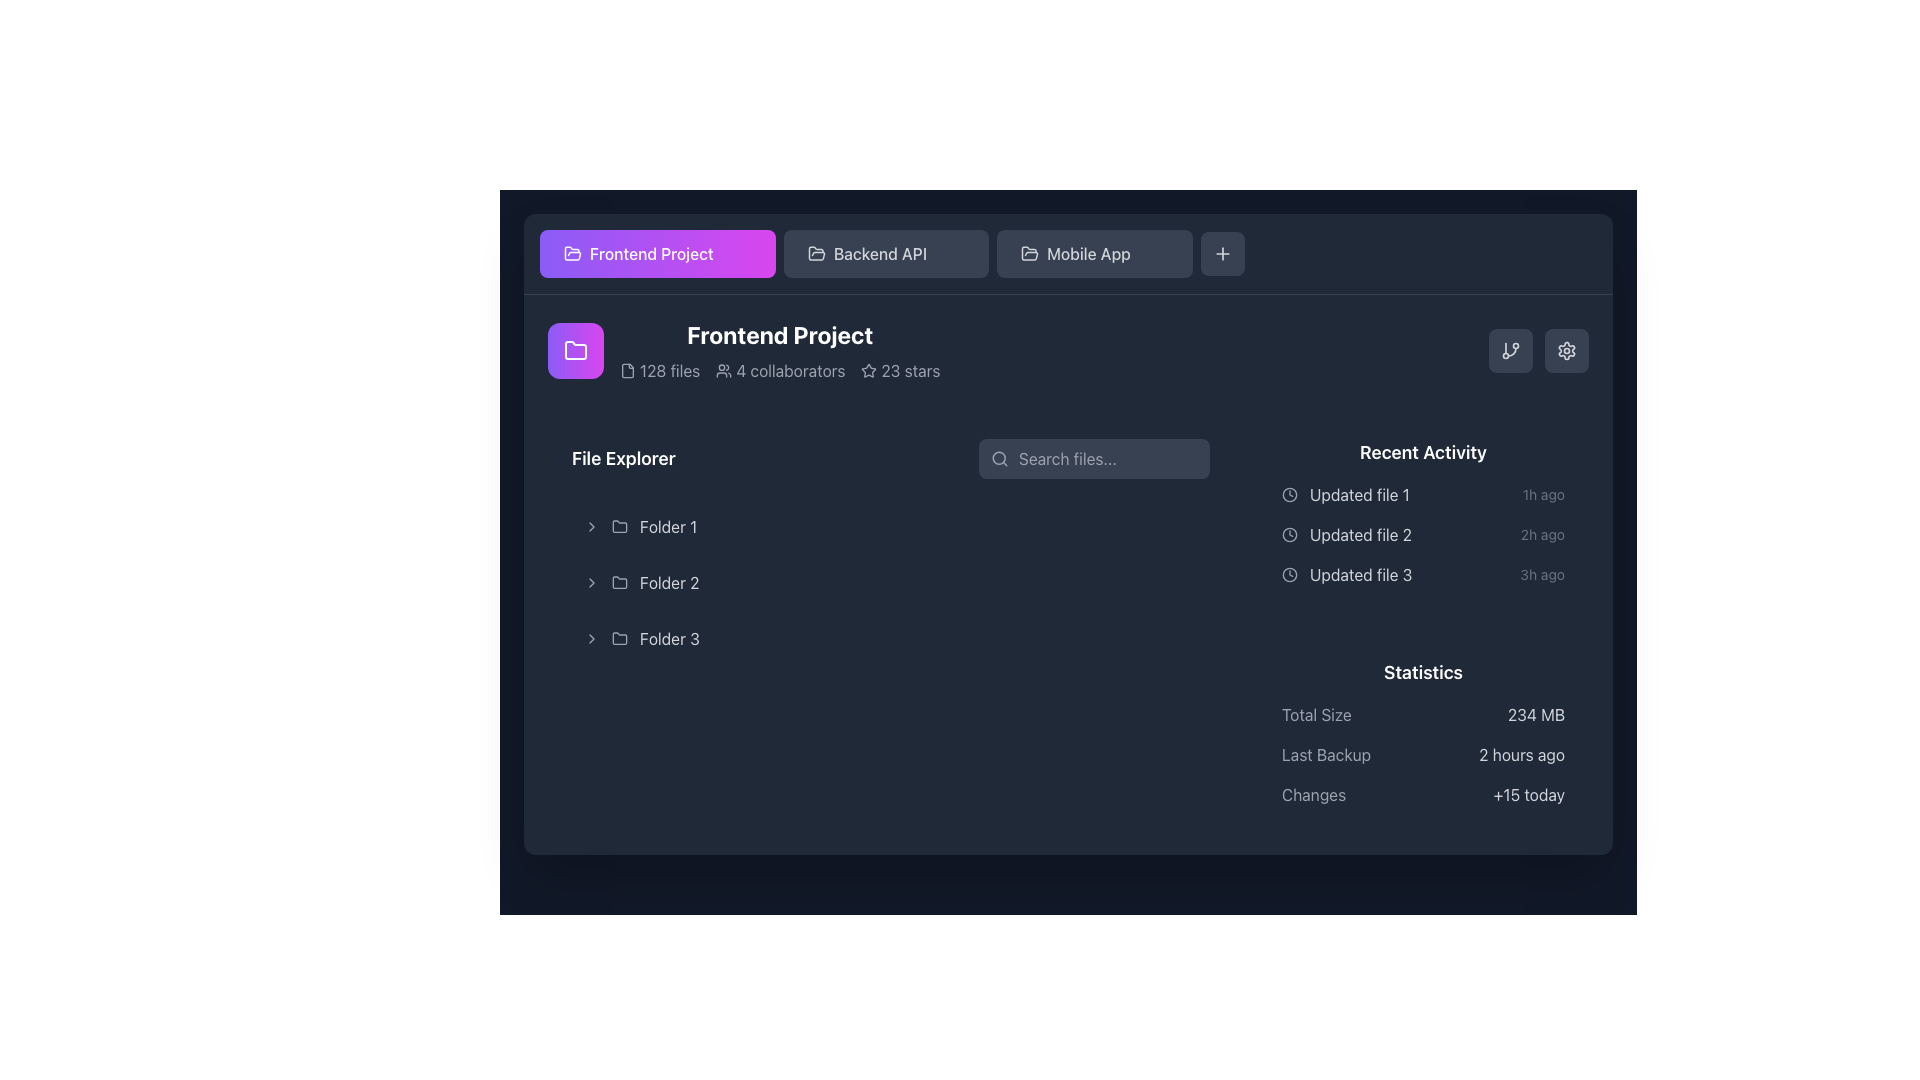 The image size is (1920, 1080). Describe the element at coordinates (890, 639) in the screenshot. I see `the list item labeled 'Folder 3' in the 'File Explorer' section` at that location.